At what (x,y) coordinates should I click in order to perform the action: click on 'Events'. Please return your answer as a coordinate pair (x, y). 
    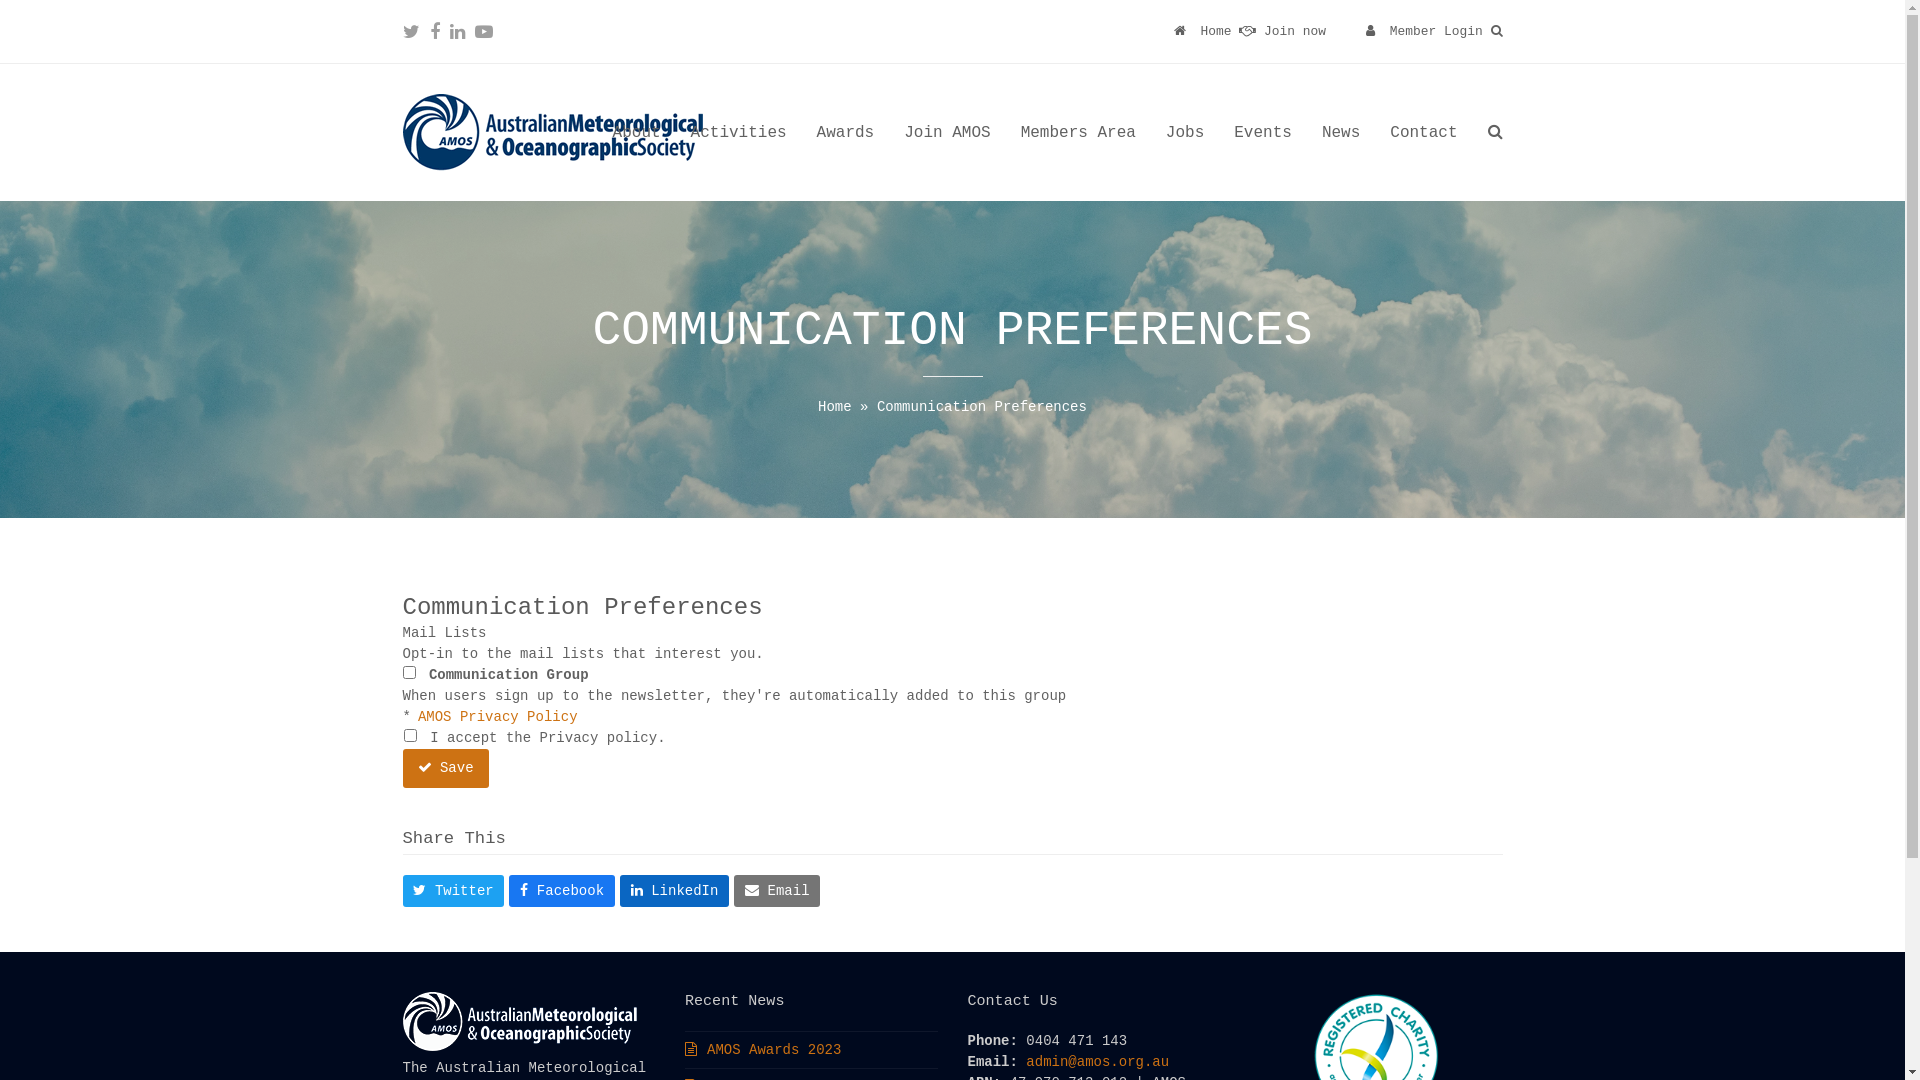
    Looking at the image, I should click on (1218, 132).